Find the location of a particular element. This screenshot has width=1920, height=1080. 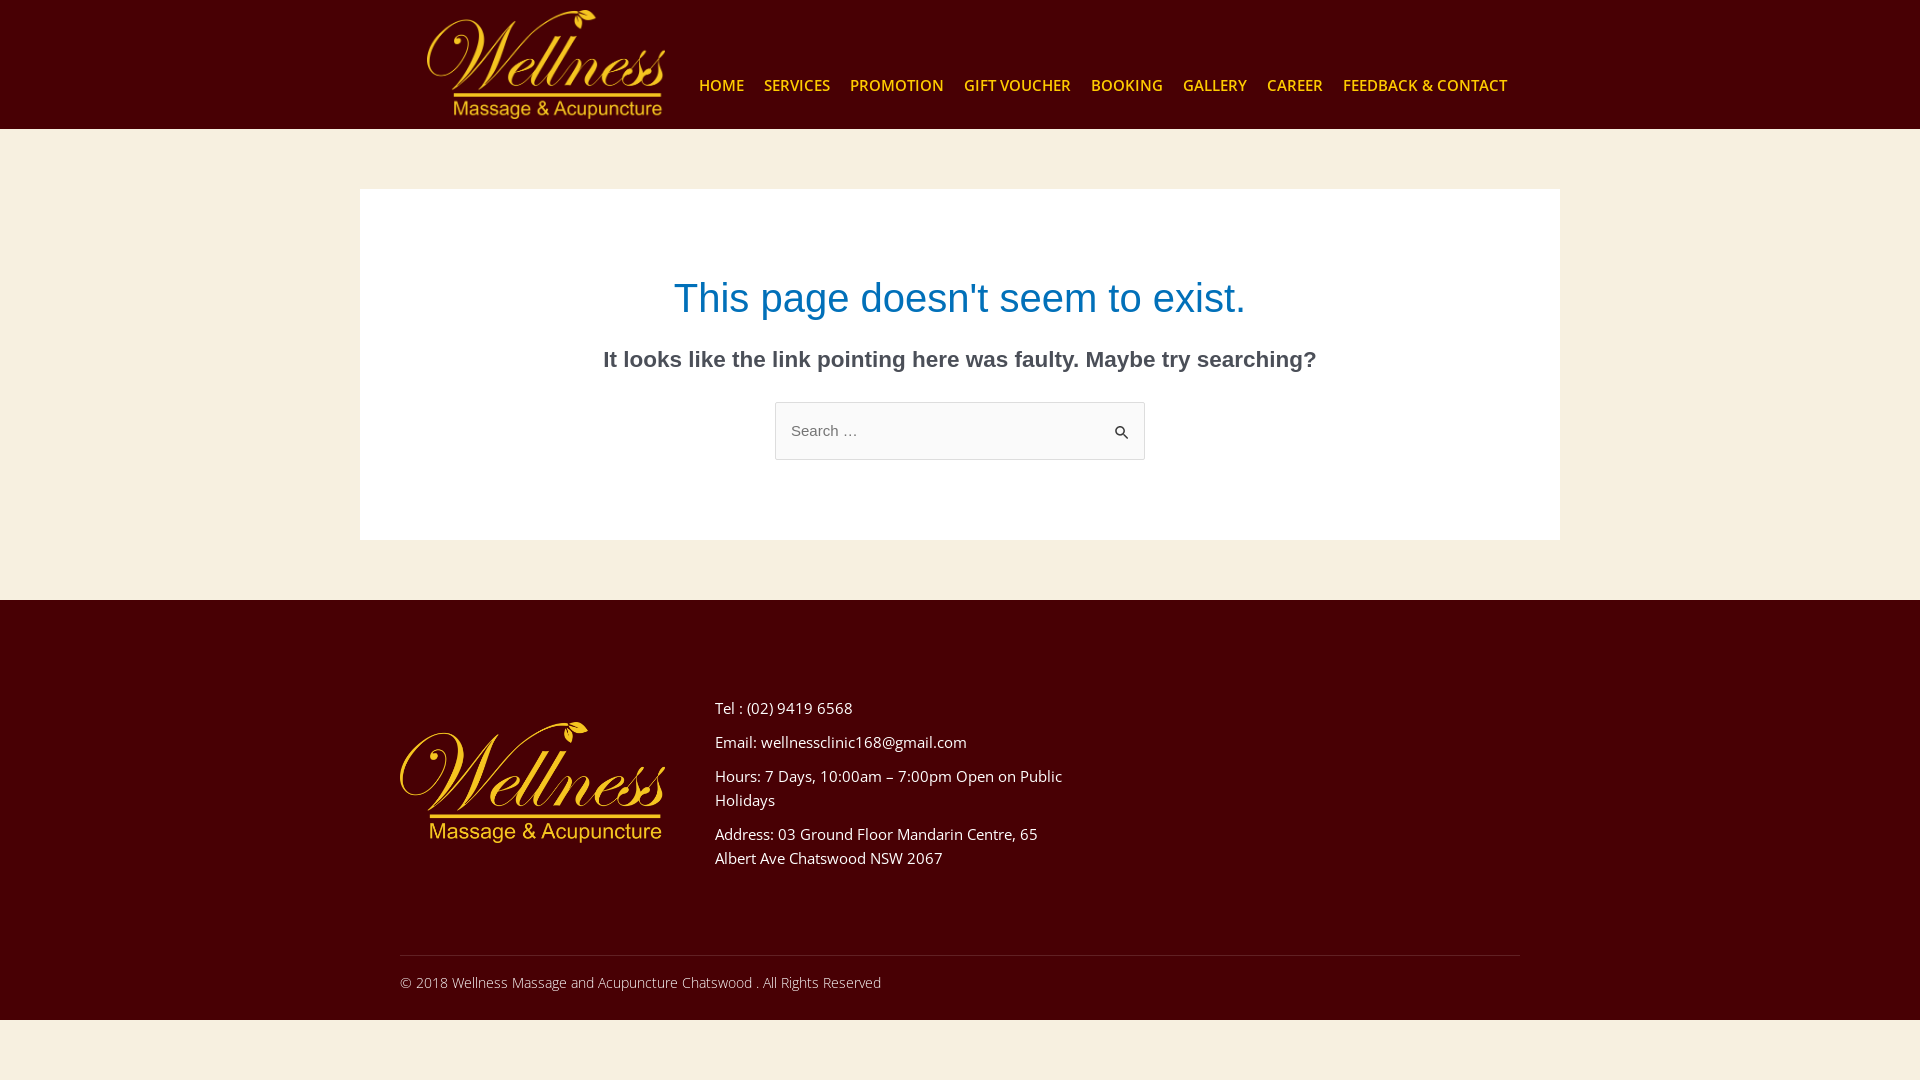

'GIFT VOUCHER' is located at coordinates (1017, 83).